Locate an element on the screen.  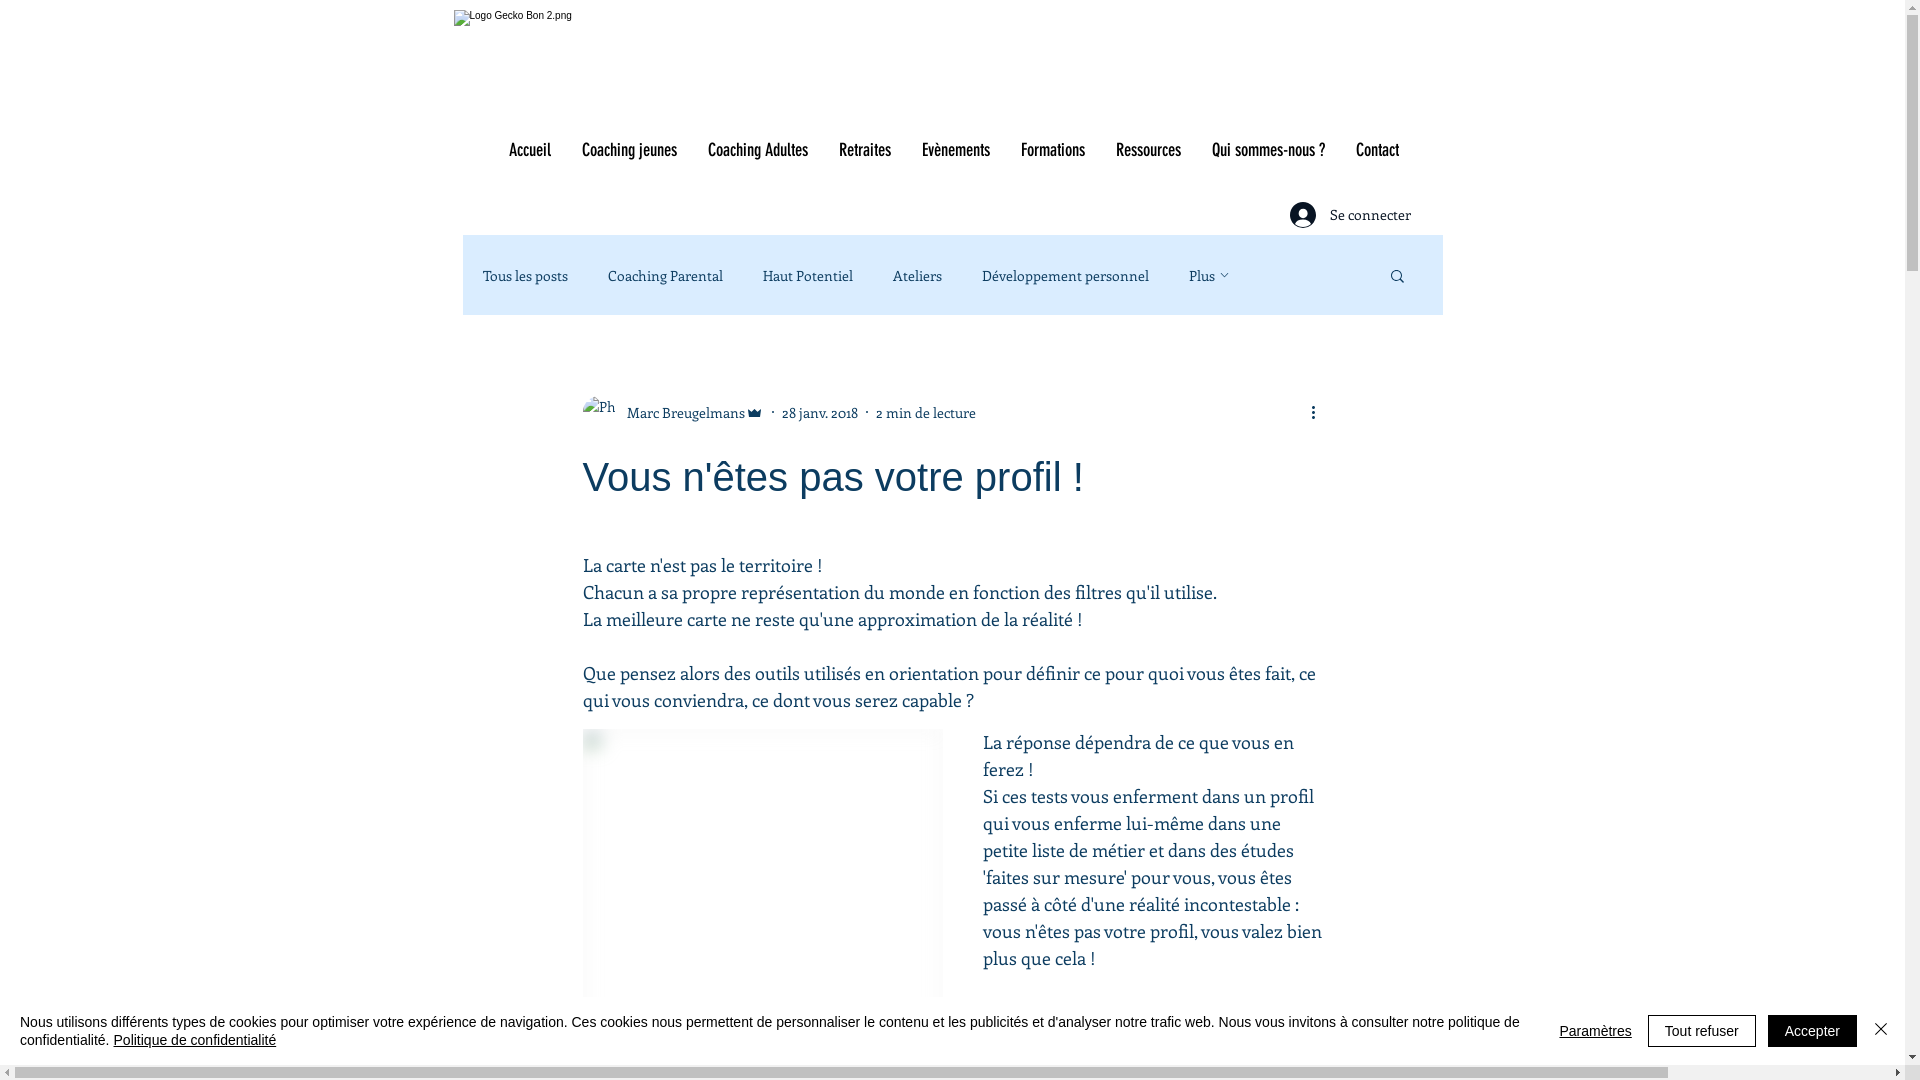
'Tout refuser' is located at coordinates (1701, 1030).